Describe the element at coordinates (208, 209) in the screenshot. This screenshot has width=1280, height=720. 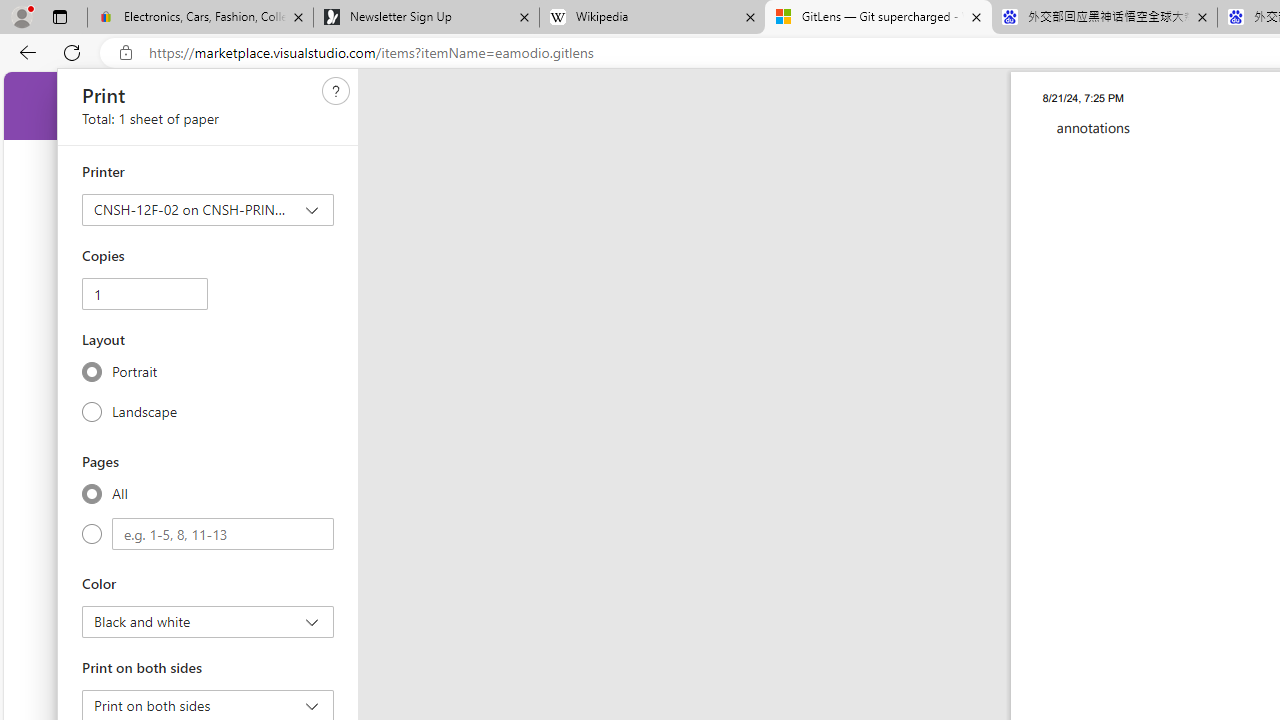
I see `'Printer CNSH-12F-02 on CNSH-PRINT-01'` at that location.